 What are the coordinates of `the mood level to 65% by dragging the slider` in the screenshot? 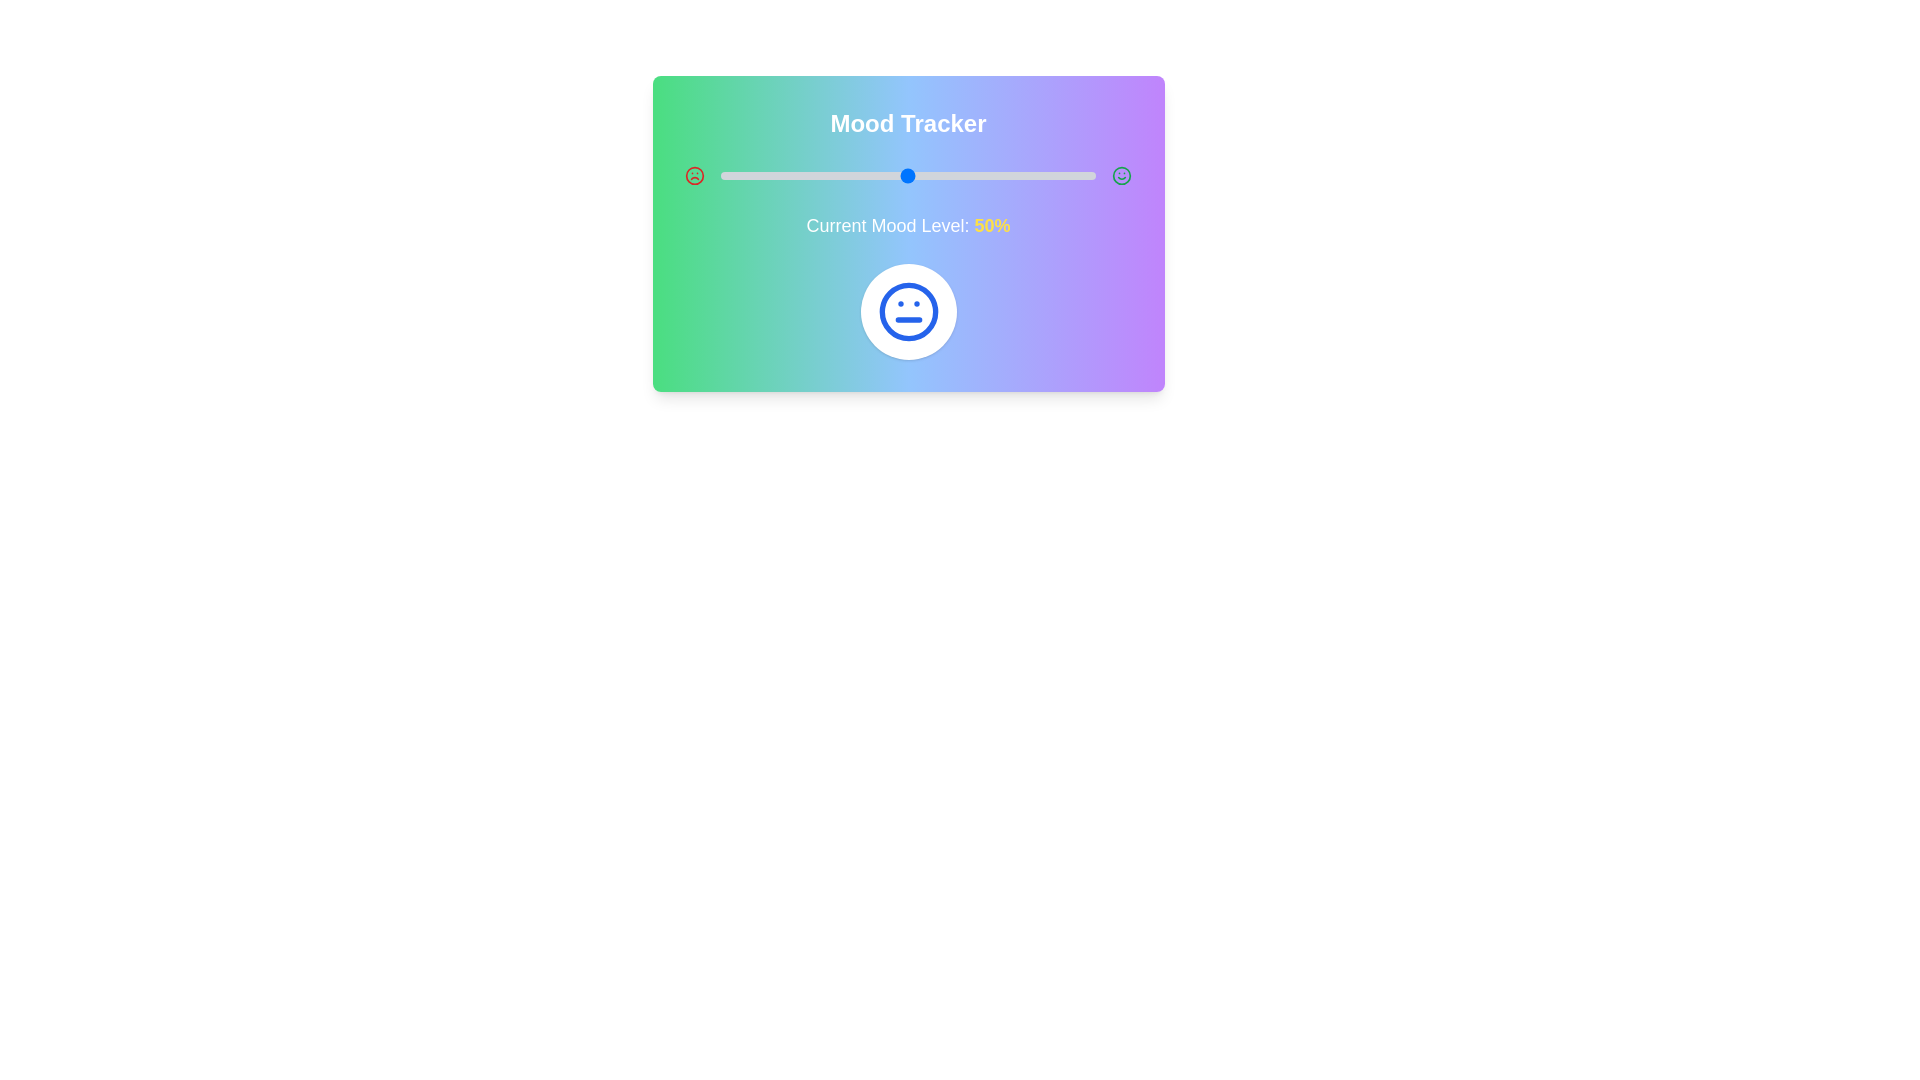 It's located at (964, 175).